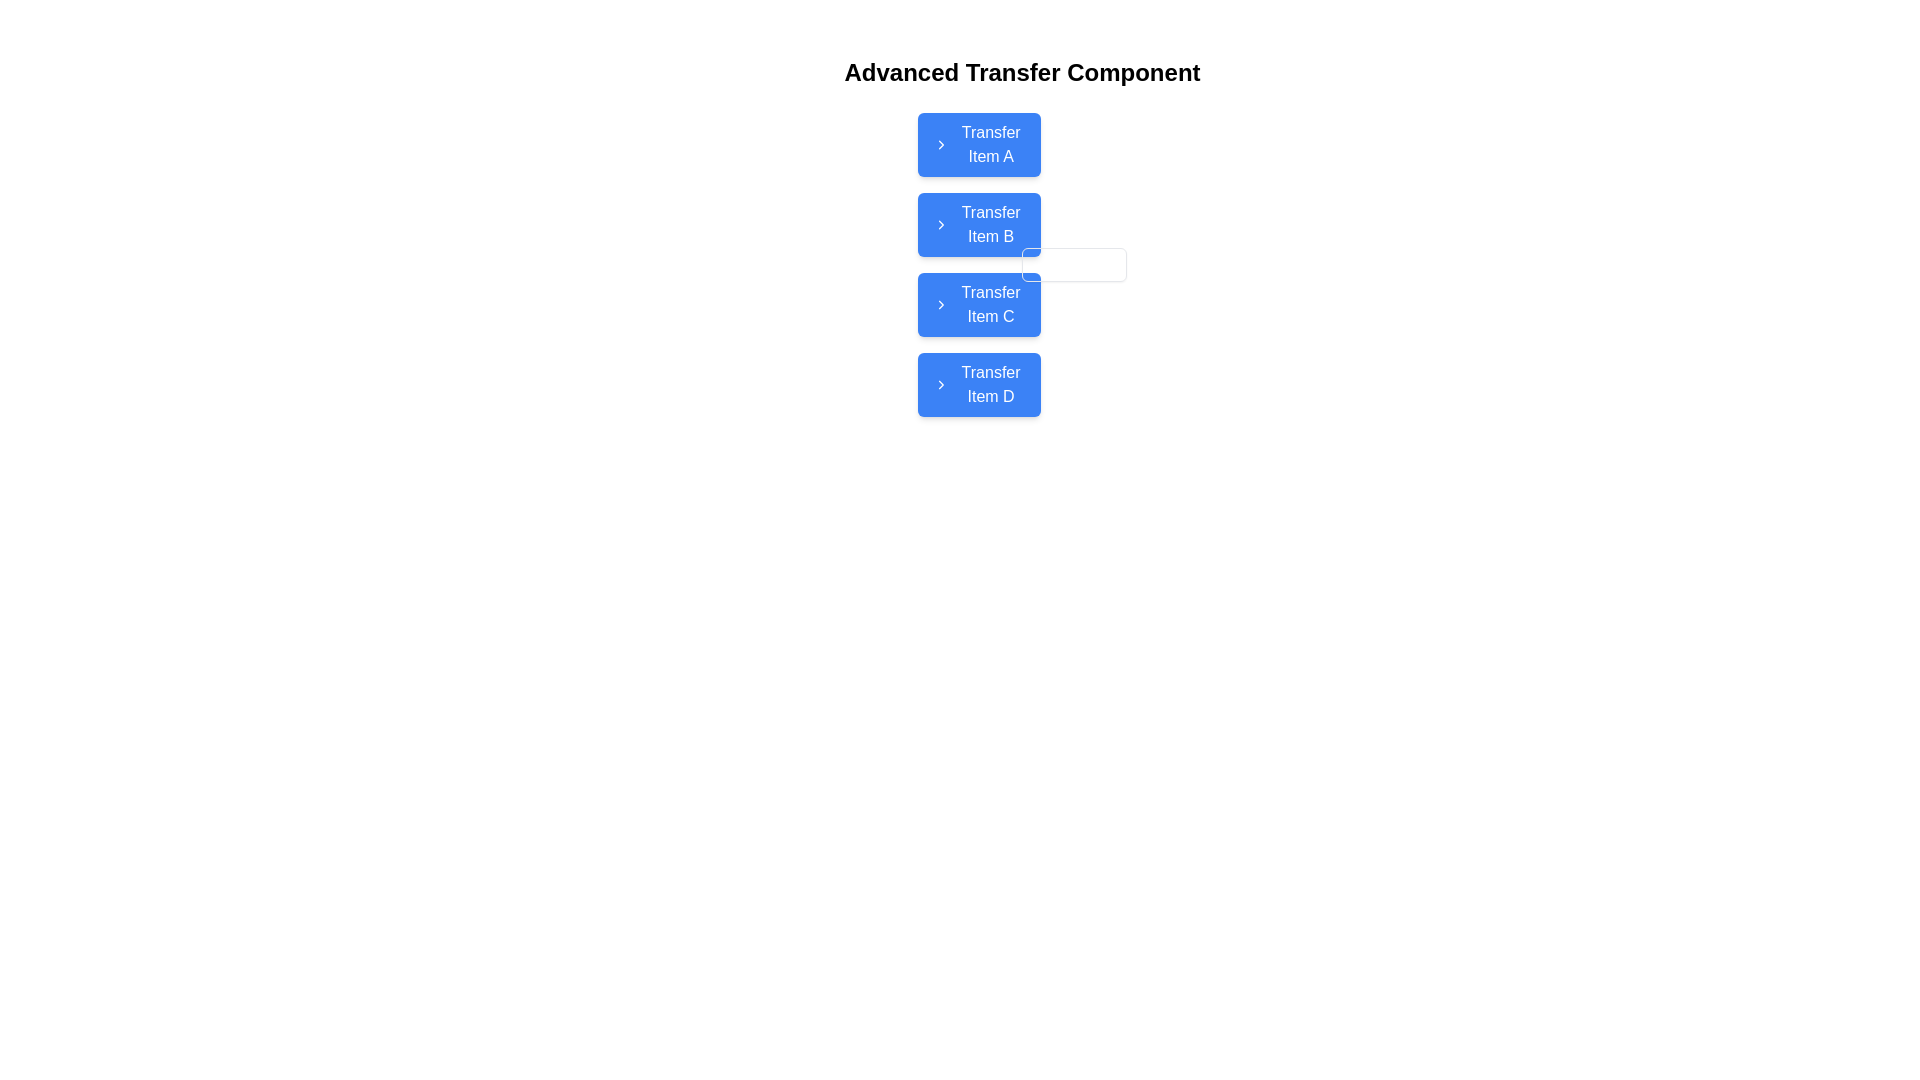 This screenshot has height=1080, width=1920. What do you see at coordinates (979, 224) in the screenshot?
I see `the button labeled 'Transfer Item B' with a blue background and white text` at bounding box center [979, 224].